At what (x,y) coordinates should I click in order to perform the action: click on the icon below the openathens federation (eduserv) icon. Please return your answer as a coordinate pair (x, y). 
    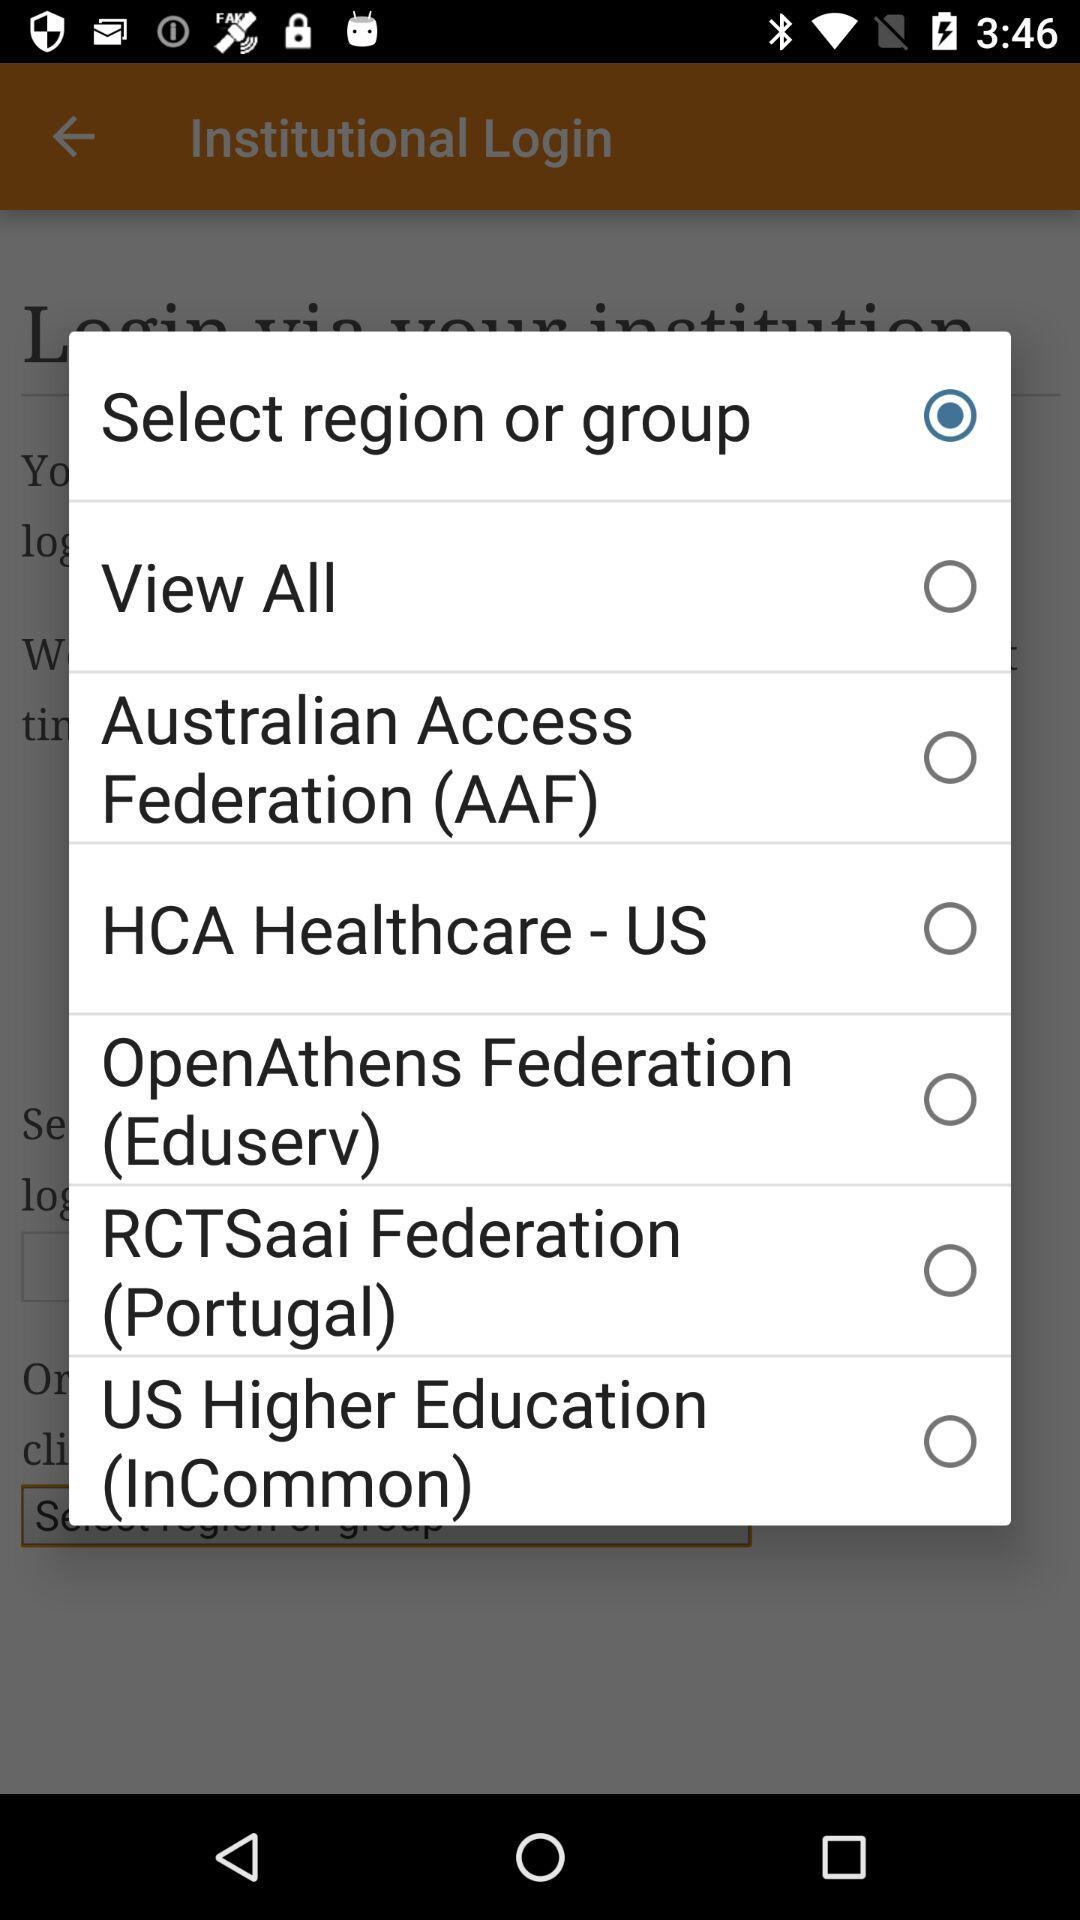
    Looking at the image, I should click on (540, 1269).